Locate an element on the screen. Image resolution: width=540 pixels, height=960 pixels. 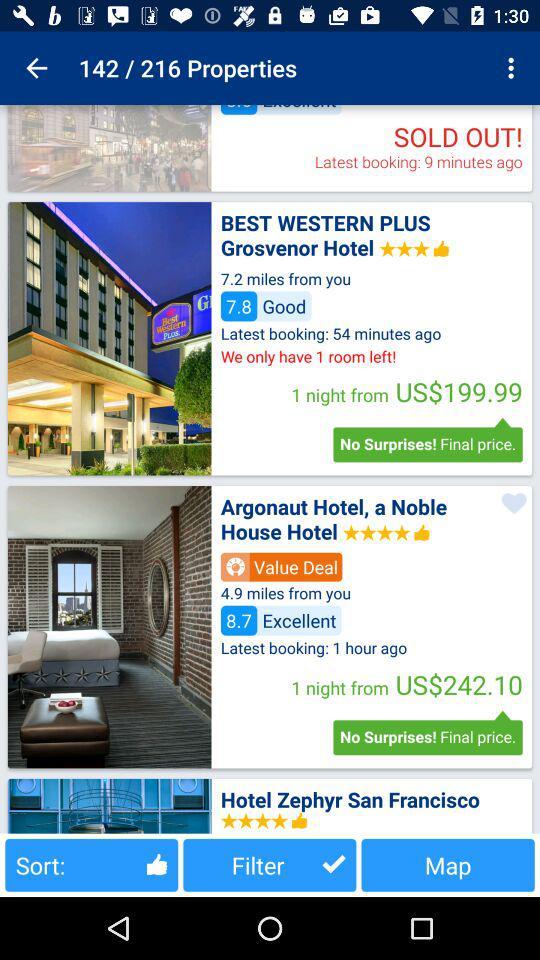
the item next to 142 / 216 properties app is located at coordinates (36, 68).